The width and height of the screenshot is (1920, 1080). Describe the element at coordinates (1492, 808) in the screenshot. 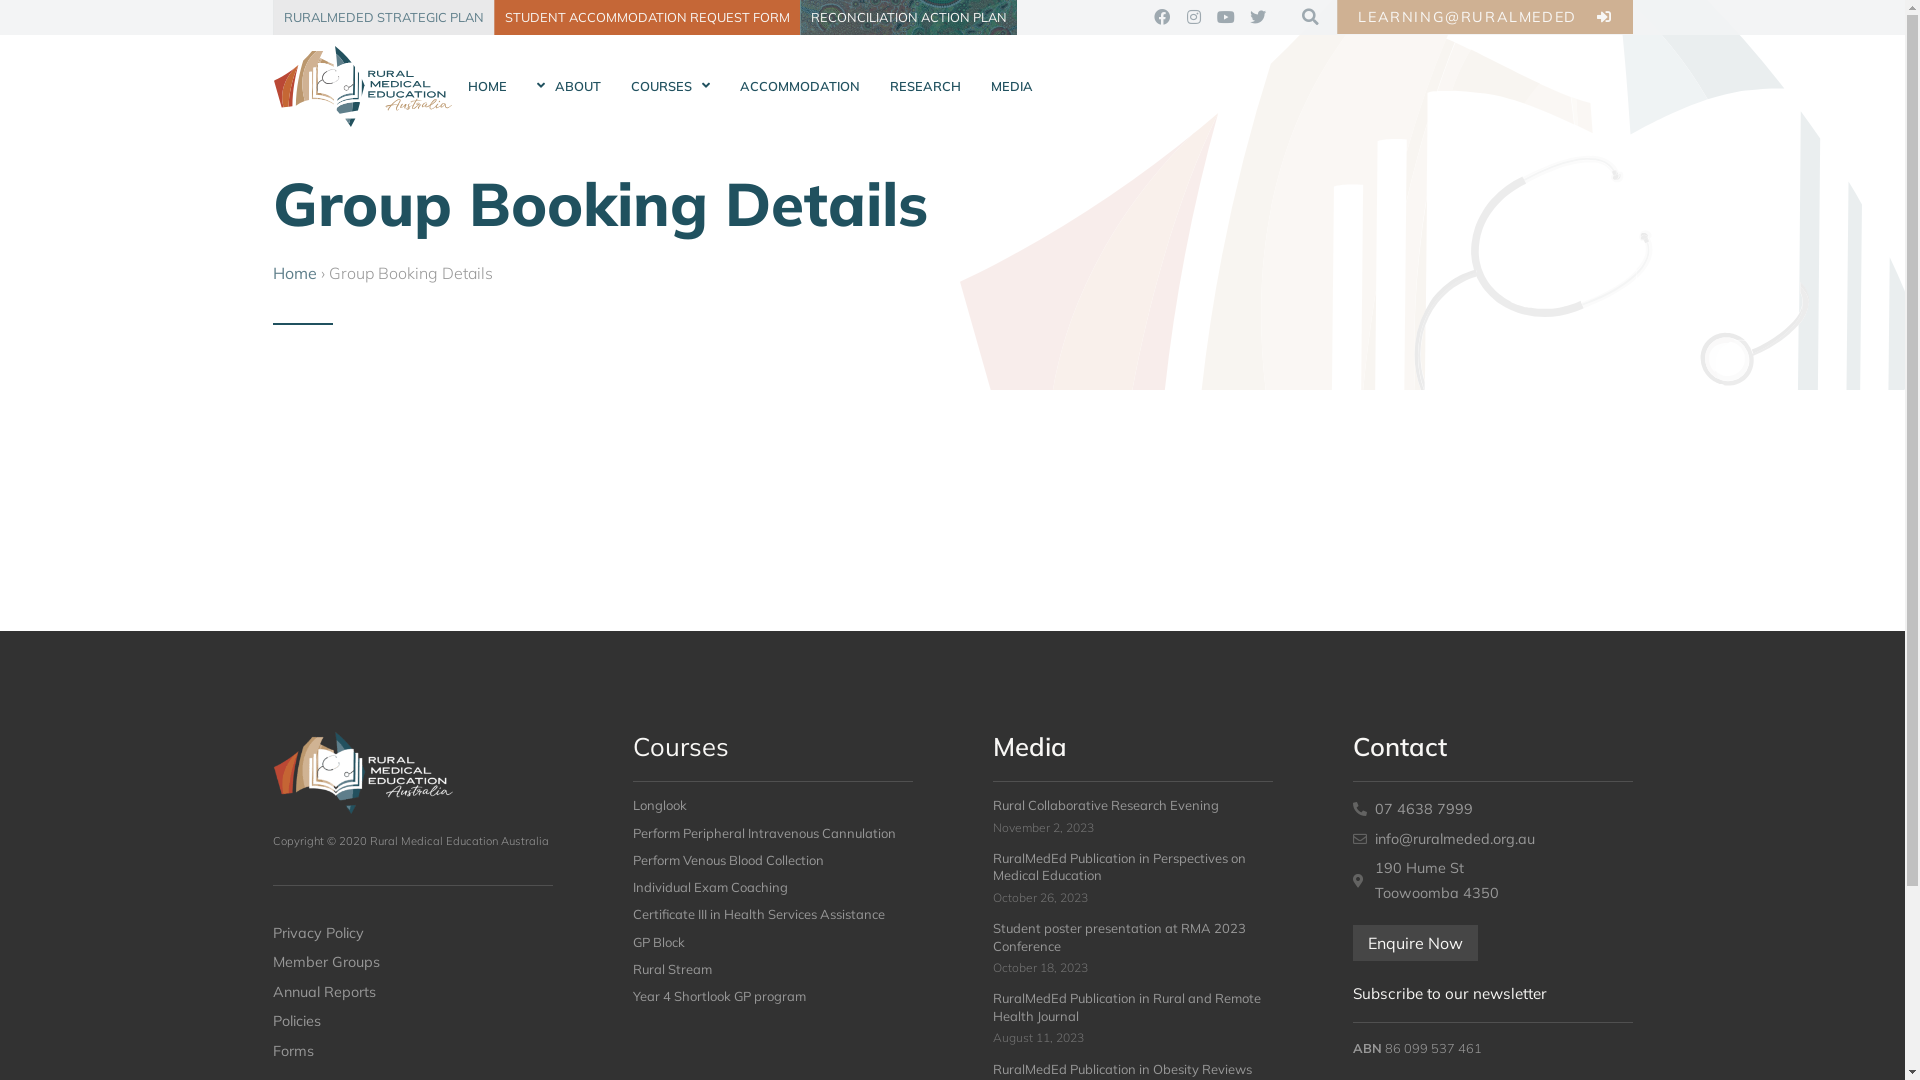

I see `'07 4638 7999'` at that location.